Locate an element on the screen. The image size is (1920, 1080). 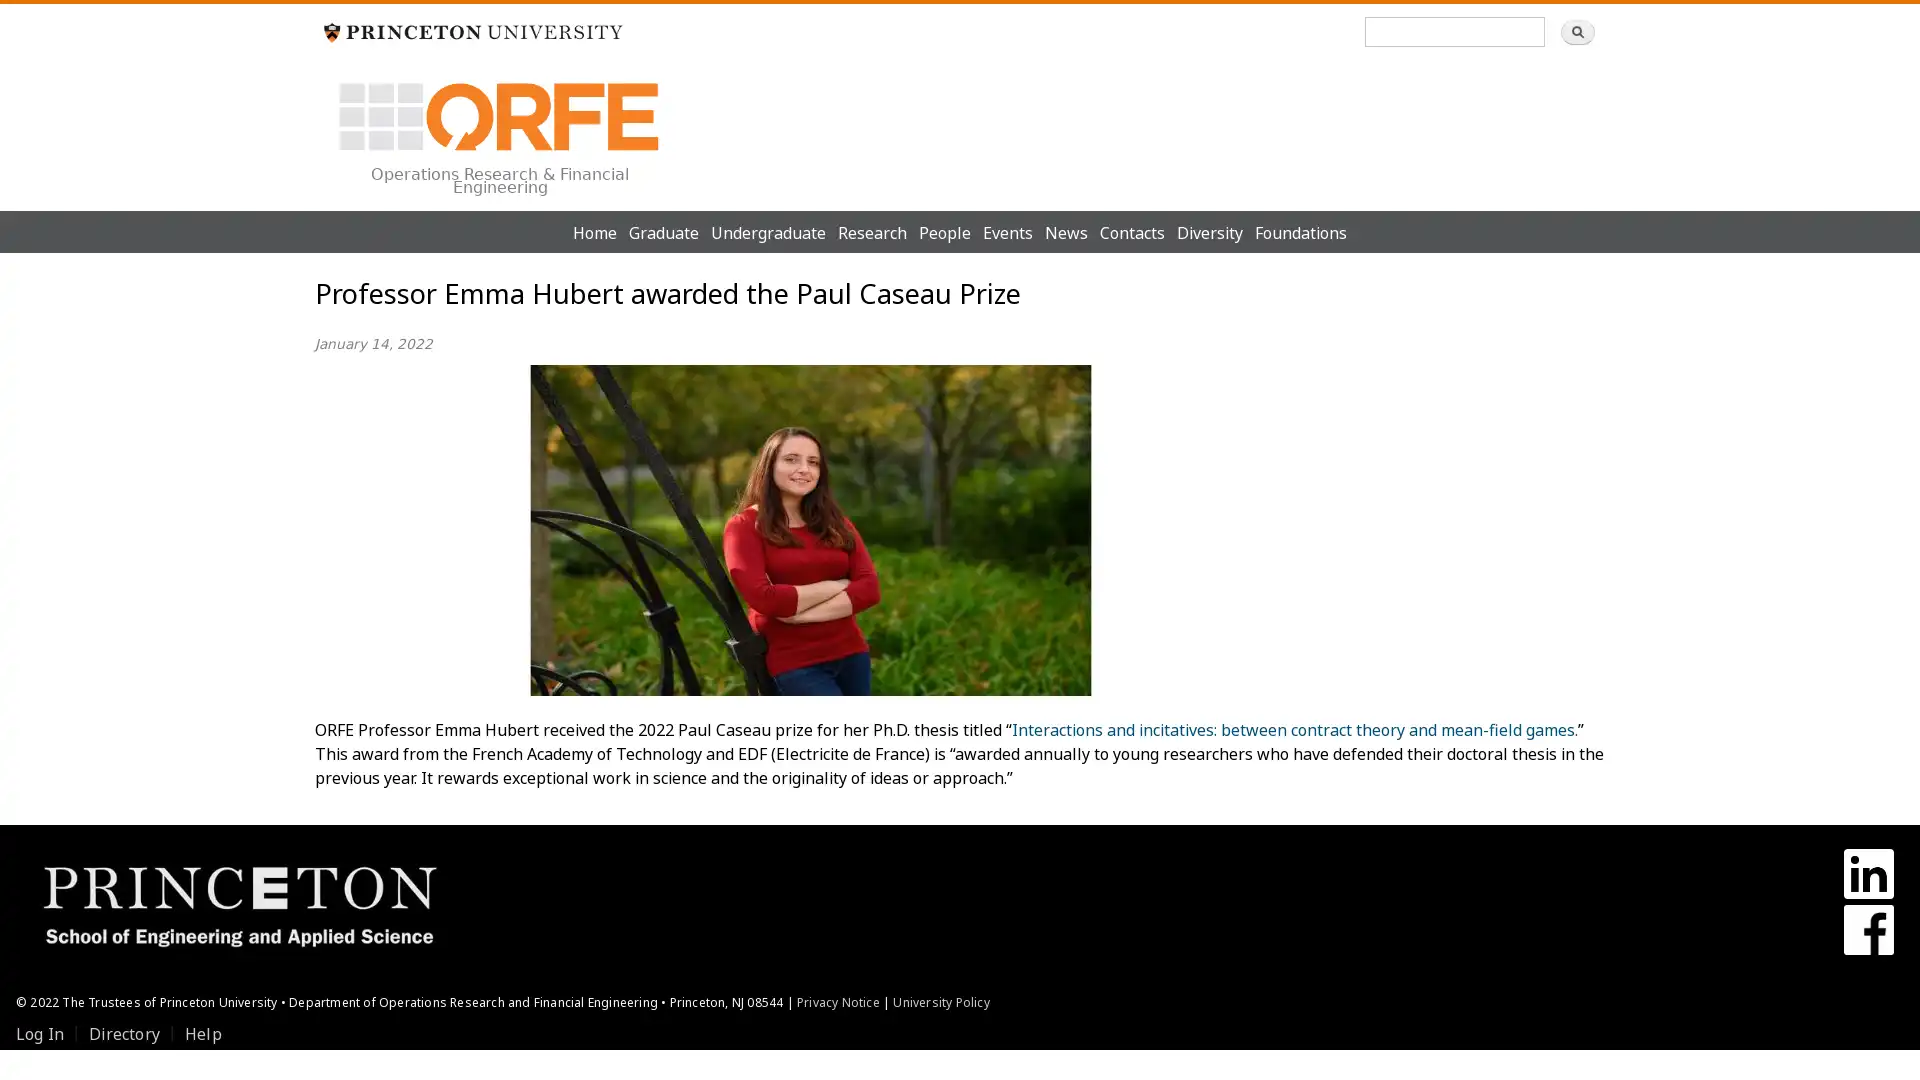
Search is located at coordinates (1577, 32).